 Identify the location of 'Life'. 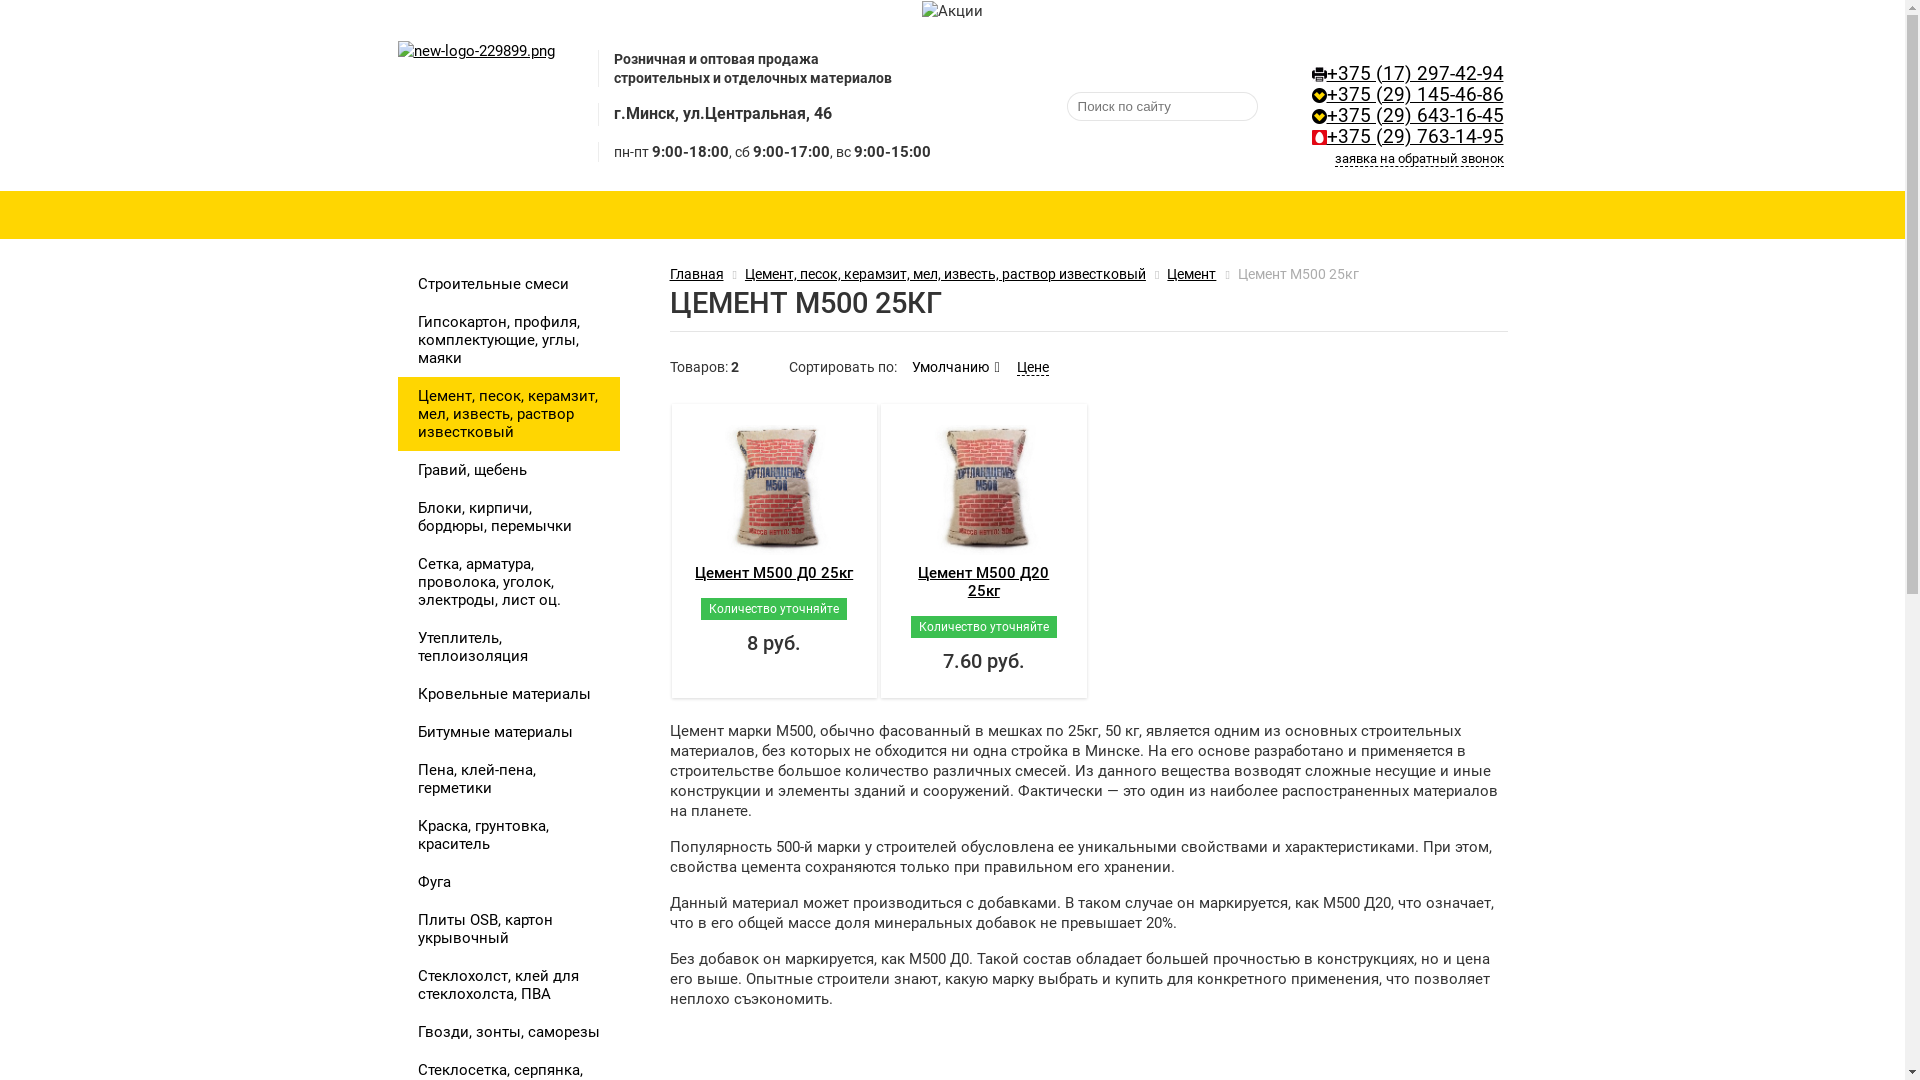
(1319, 136).